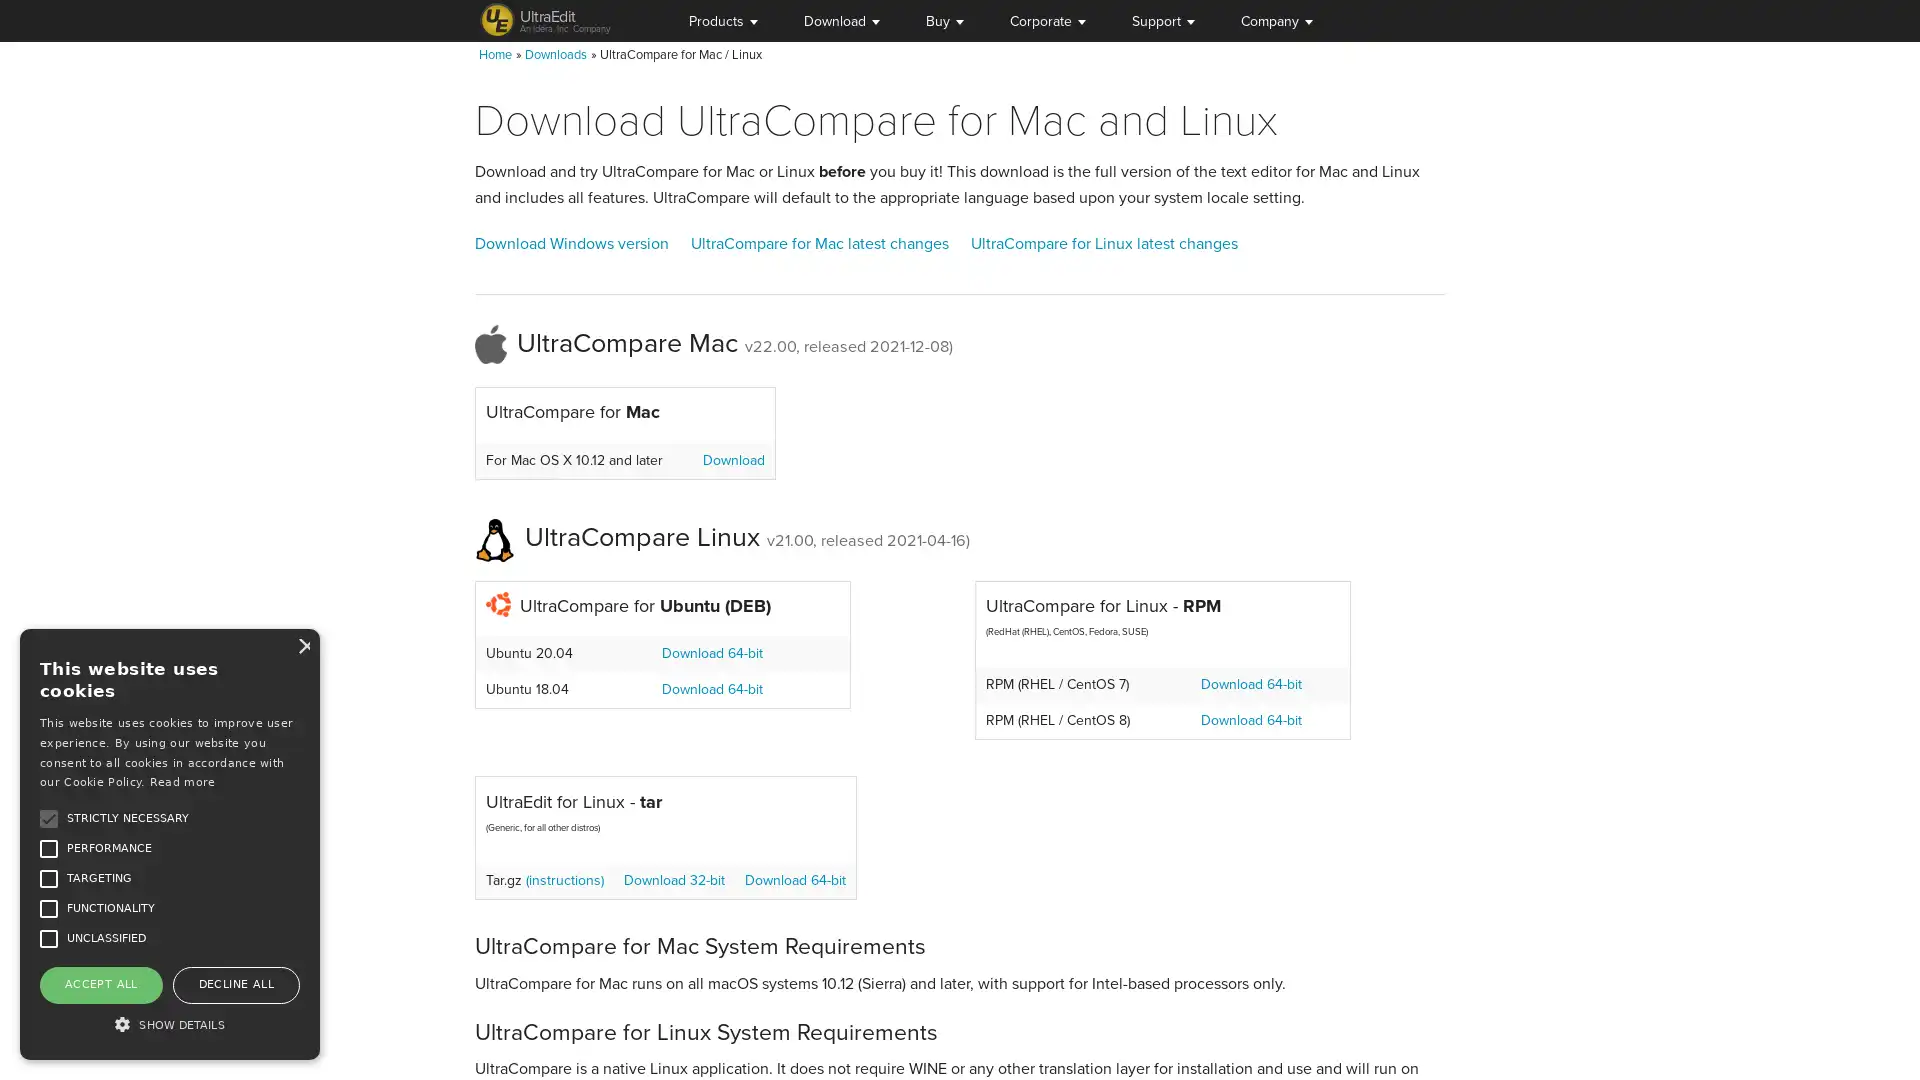  What do you see at coordinates (169, 1023) in the screenshot?
I see `SHOW DETAILS` at bounding box center [169, 1023].